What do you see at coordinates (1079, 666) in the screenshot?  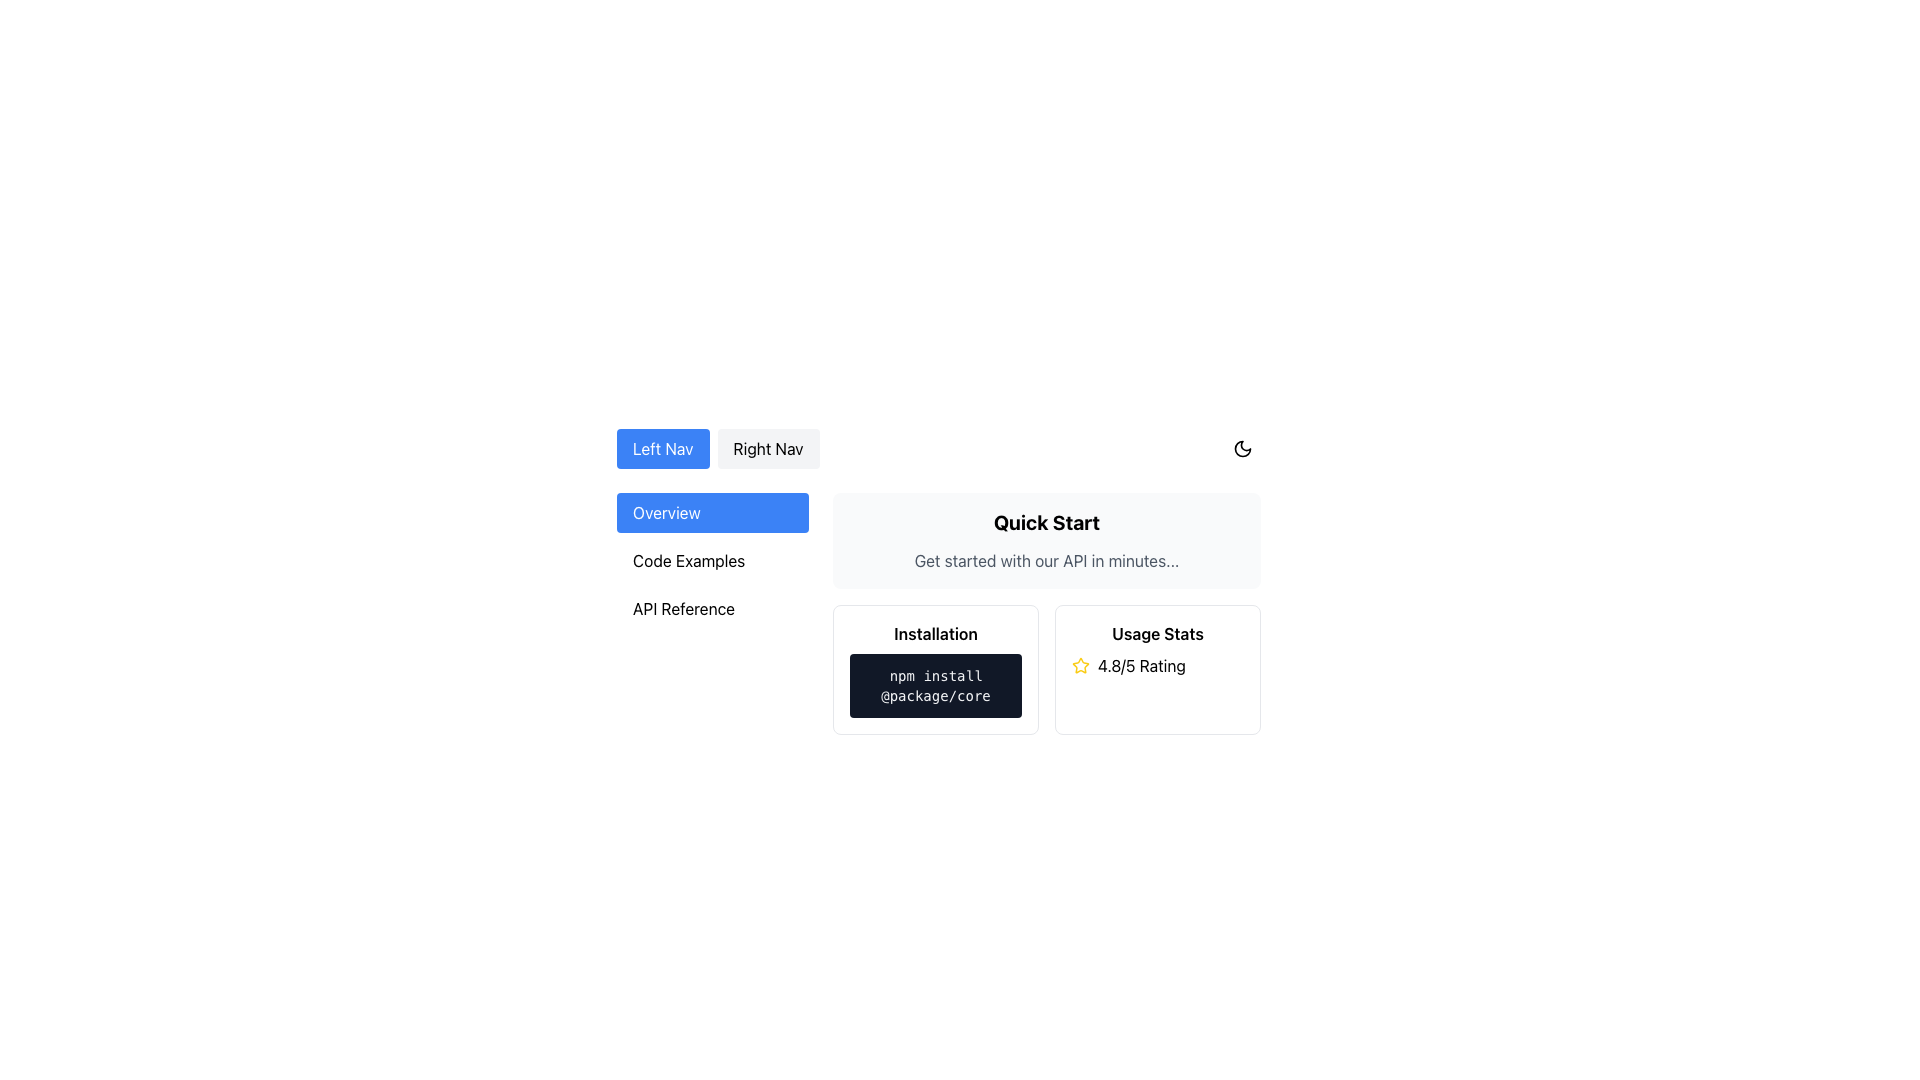 I see `the yellow star-shaped icon that represents a rating, located to the left of the '4.8/5 Rating' text` at bounding box center [1079, 666].